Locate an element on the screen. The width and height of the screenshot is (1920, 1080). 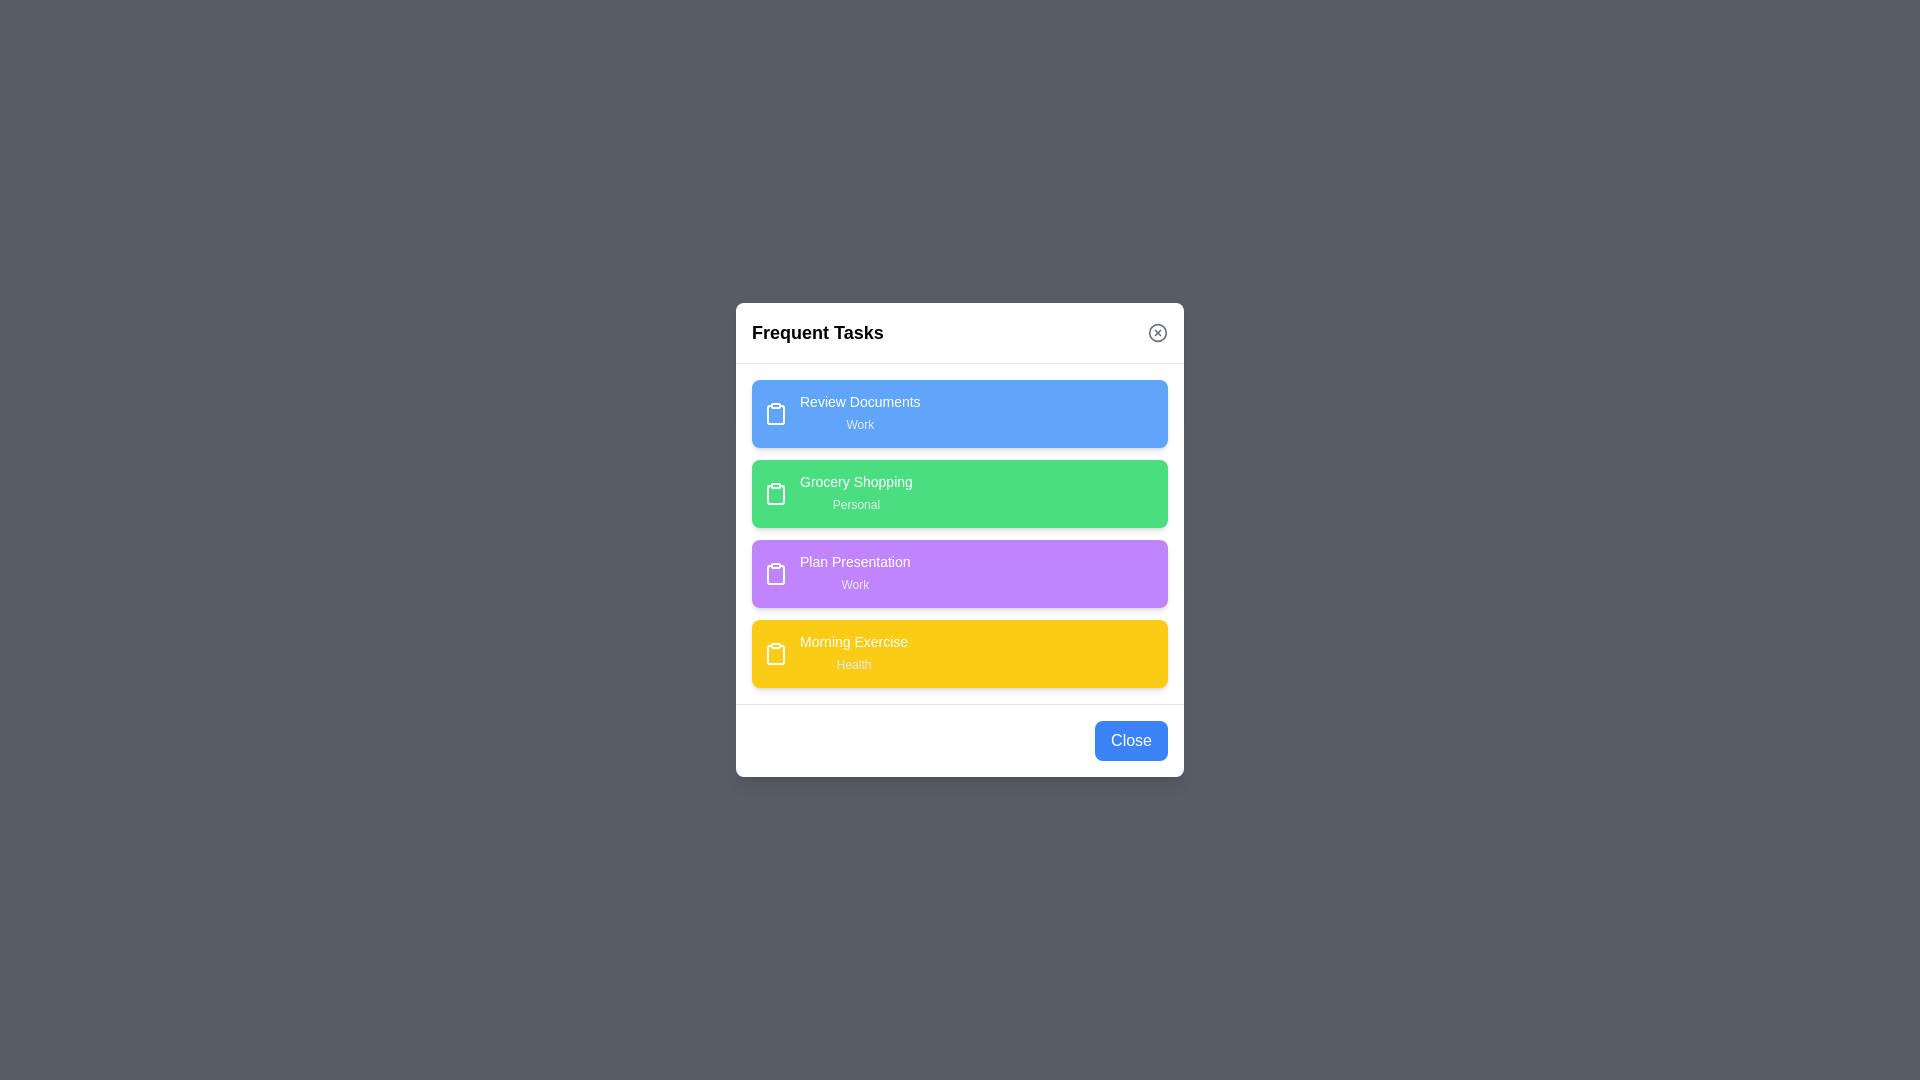
the close button to dismiss the dialog is located at coordinates (1157, 331).